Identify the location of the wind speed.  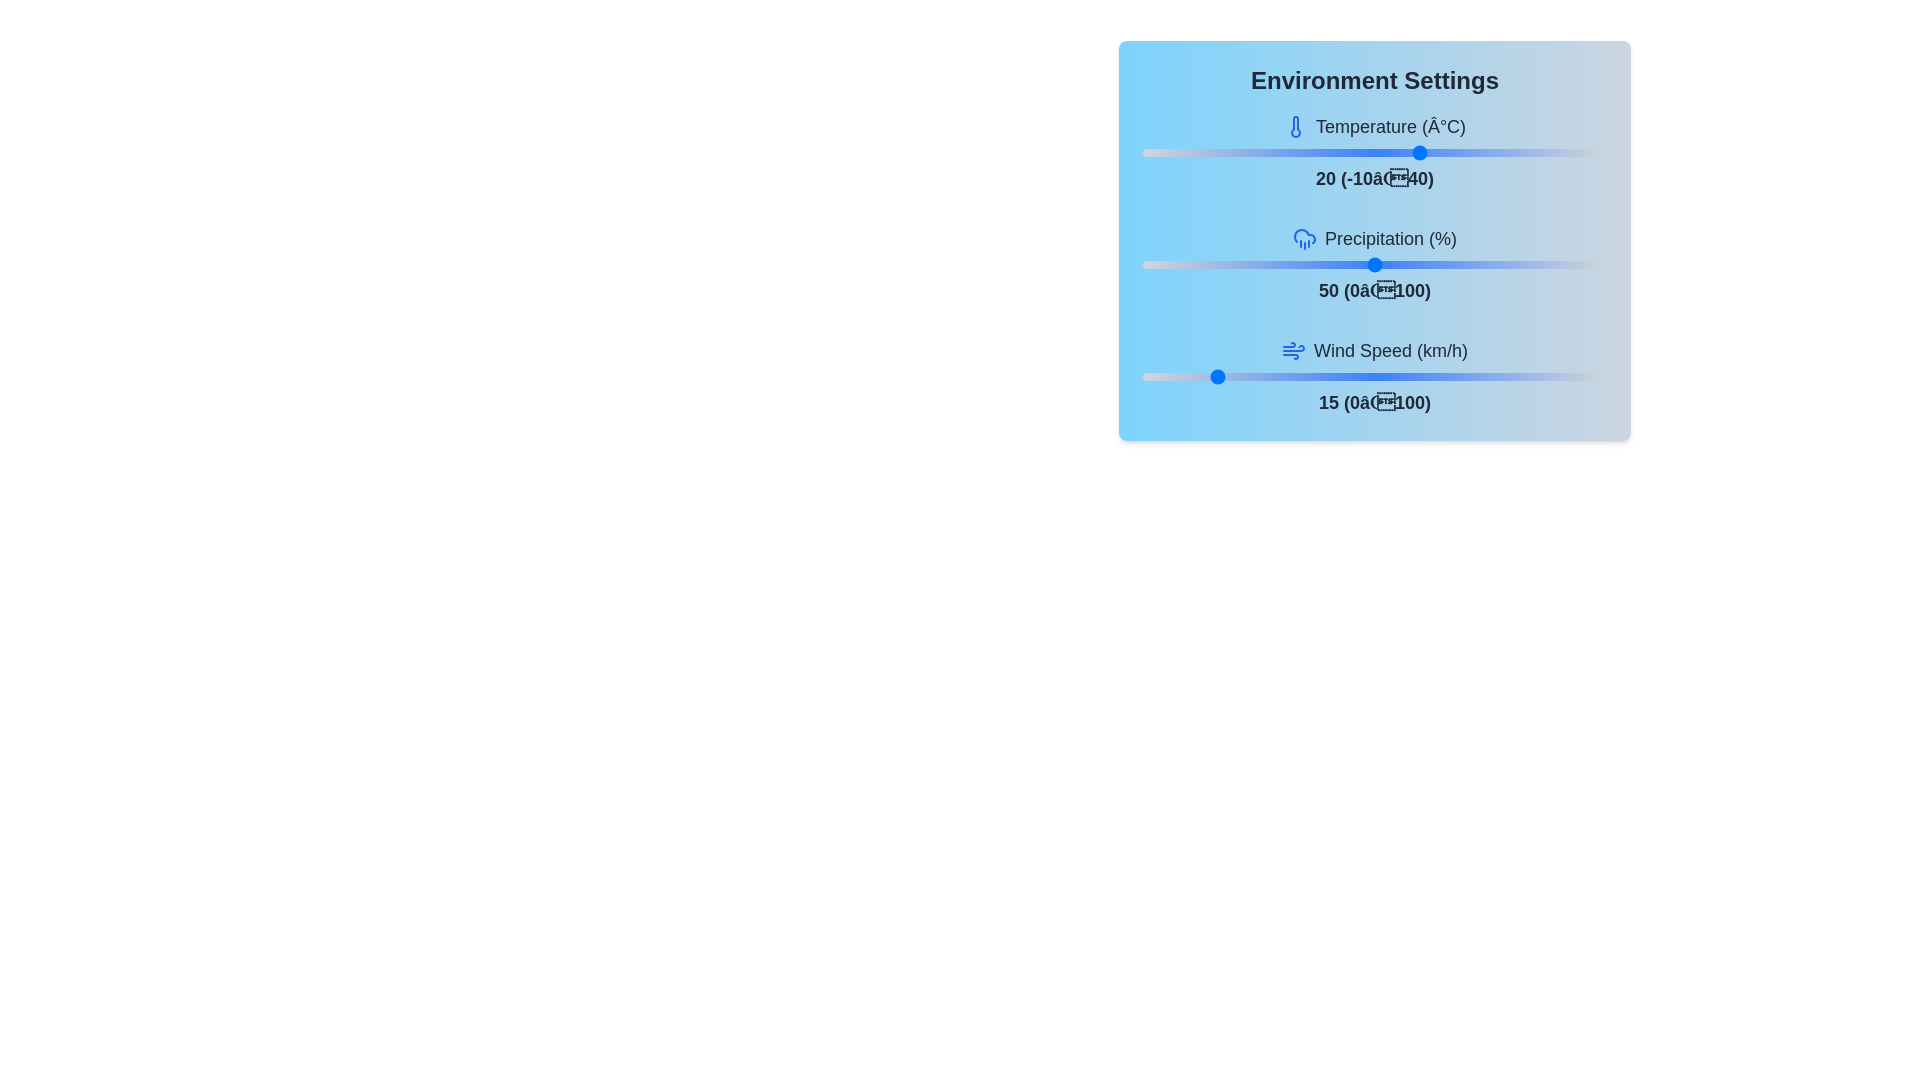
(1373, 377).